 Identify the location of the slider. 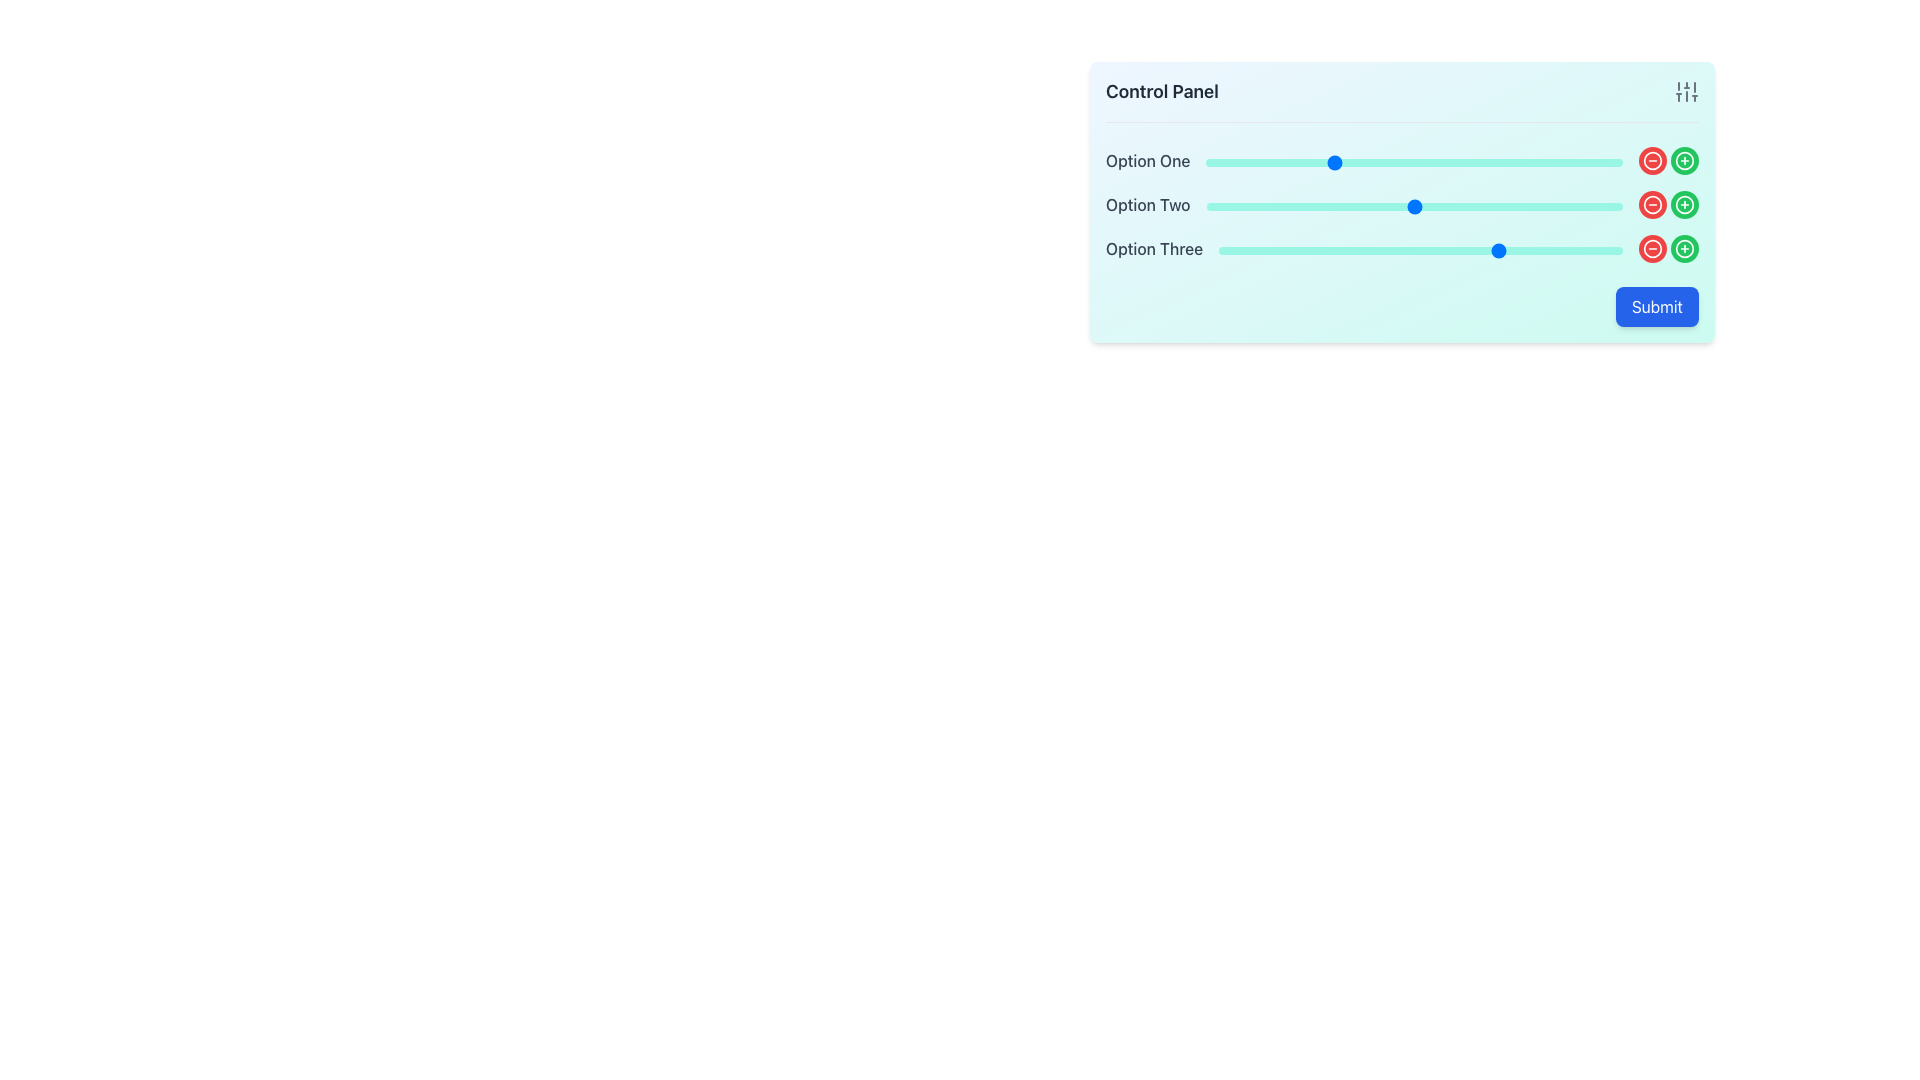
(1422, 161).